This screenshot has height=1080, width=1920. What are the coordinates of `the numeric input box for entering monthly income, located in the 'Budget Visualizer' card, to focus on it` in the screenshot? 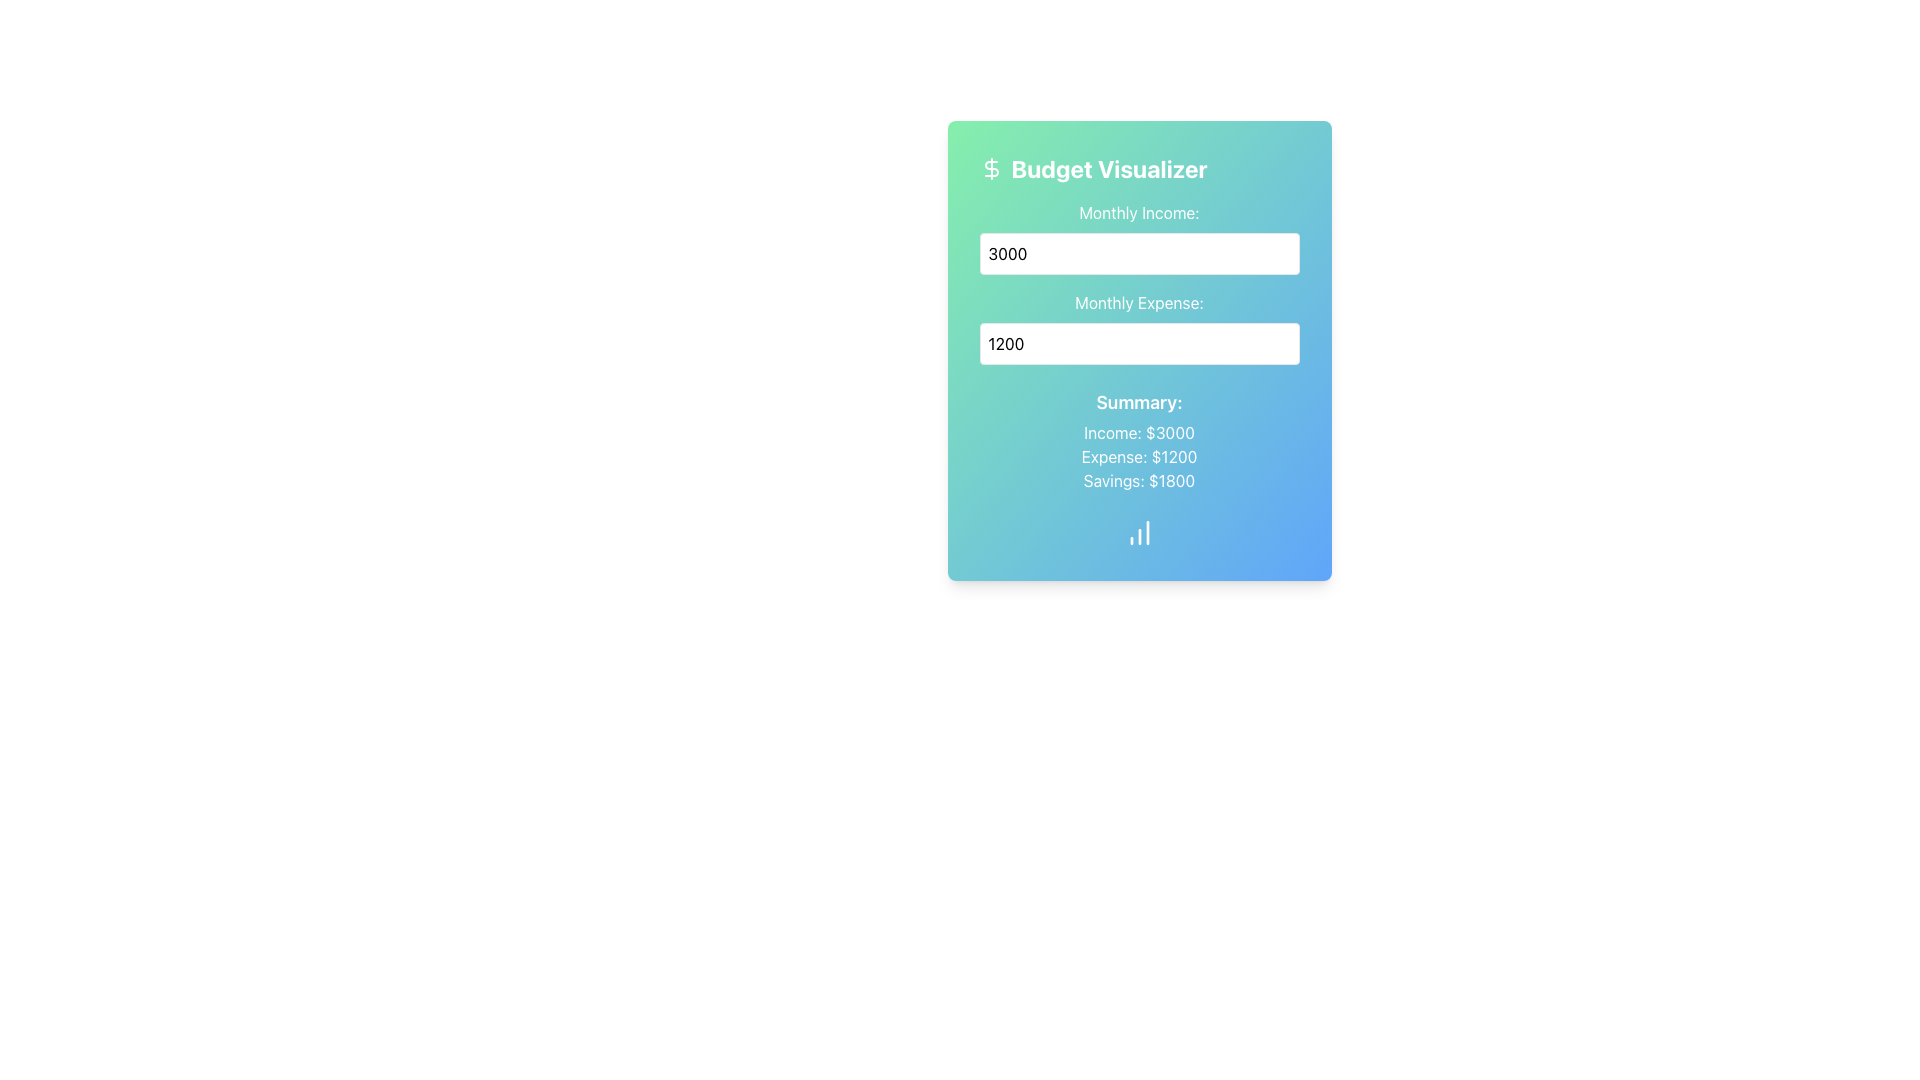 It's located at (1139, 237).